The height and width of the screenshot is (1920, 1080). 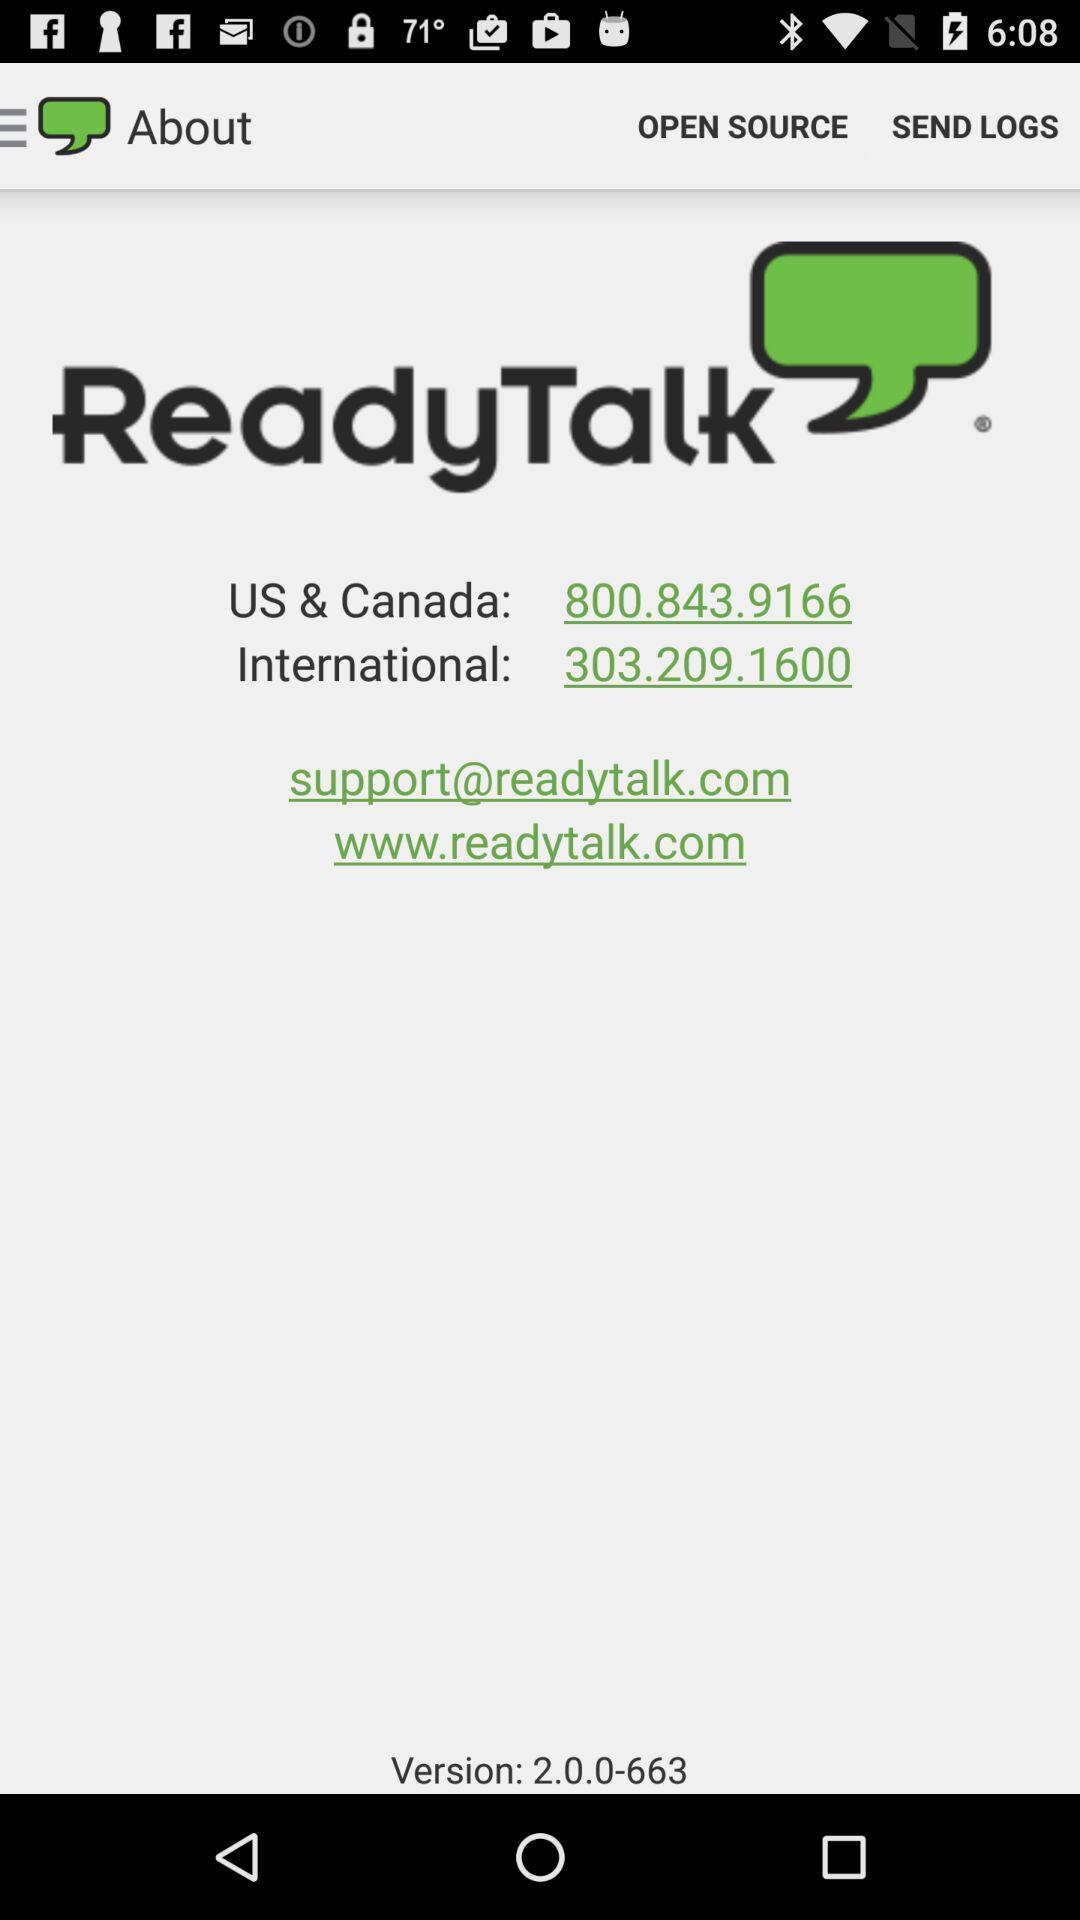 I want to click on the open source, so click(x=742, y=124).